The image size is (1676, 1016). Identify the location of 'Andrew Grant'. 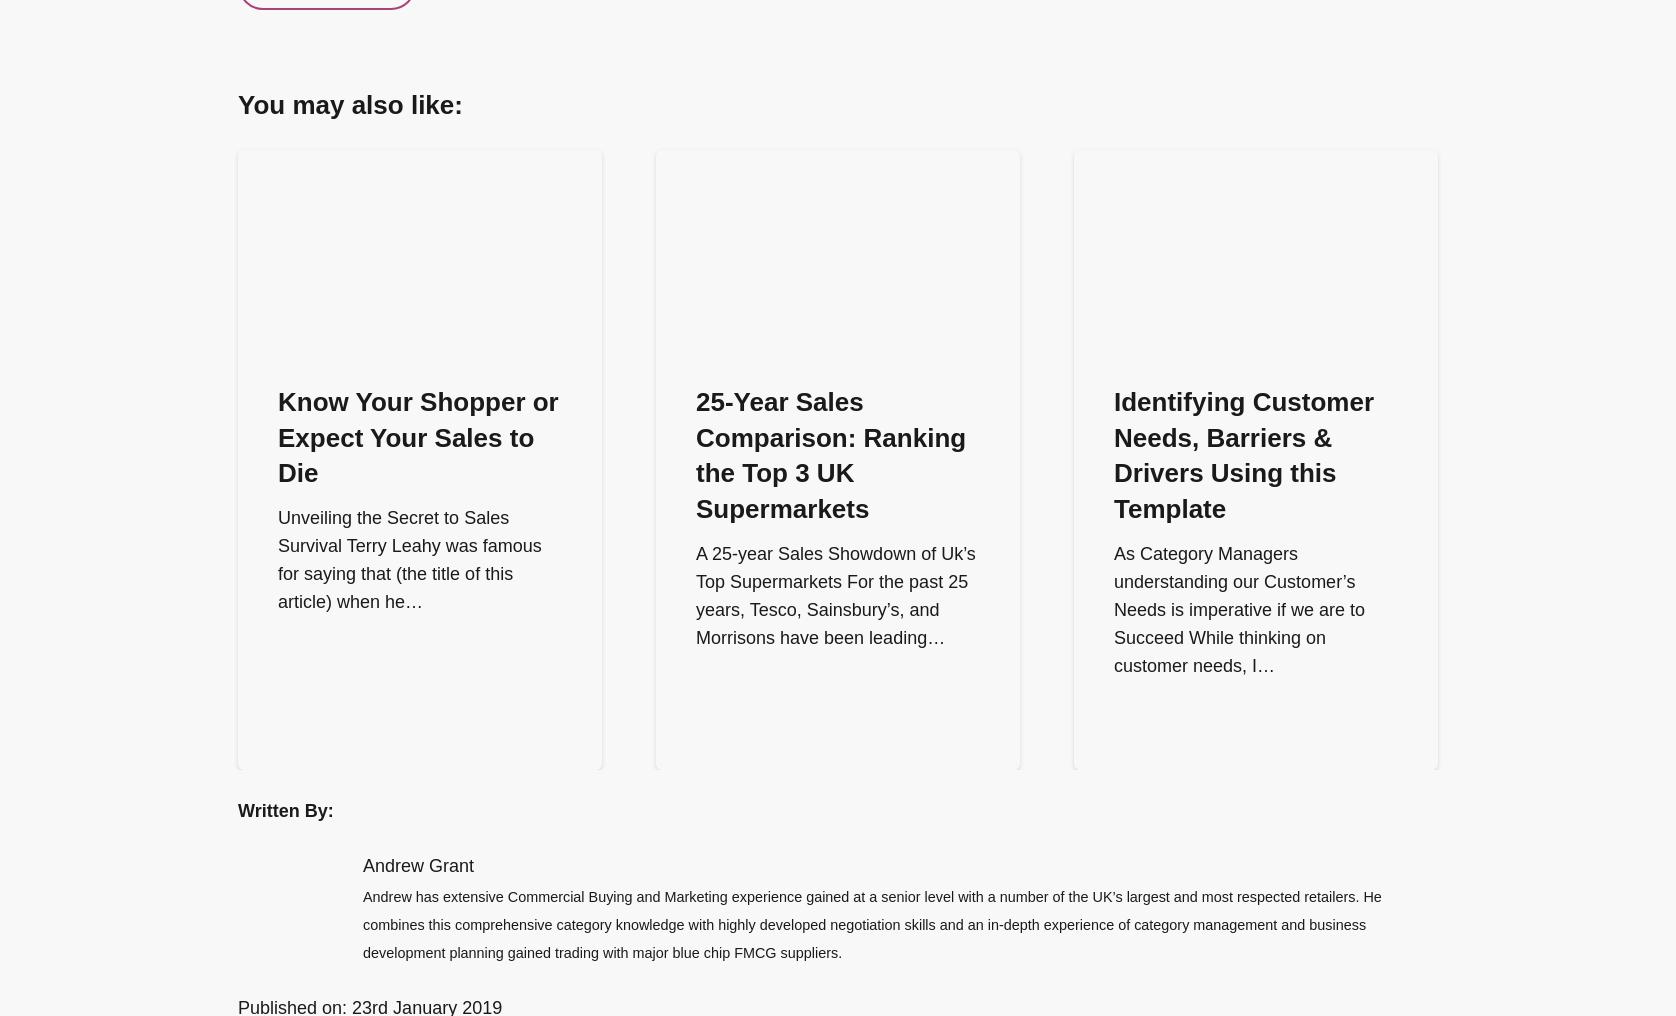
(362, 866).